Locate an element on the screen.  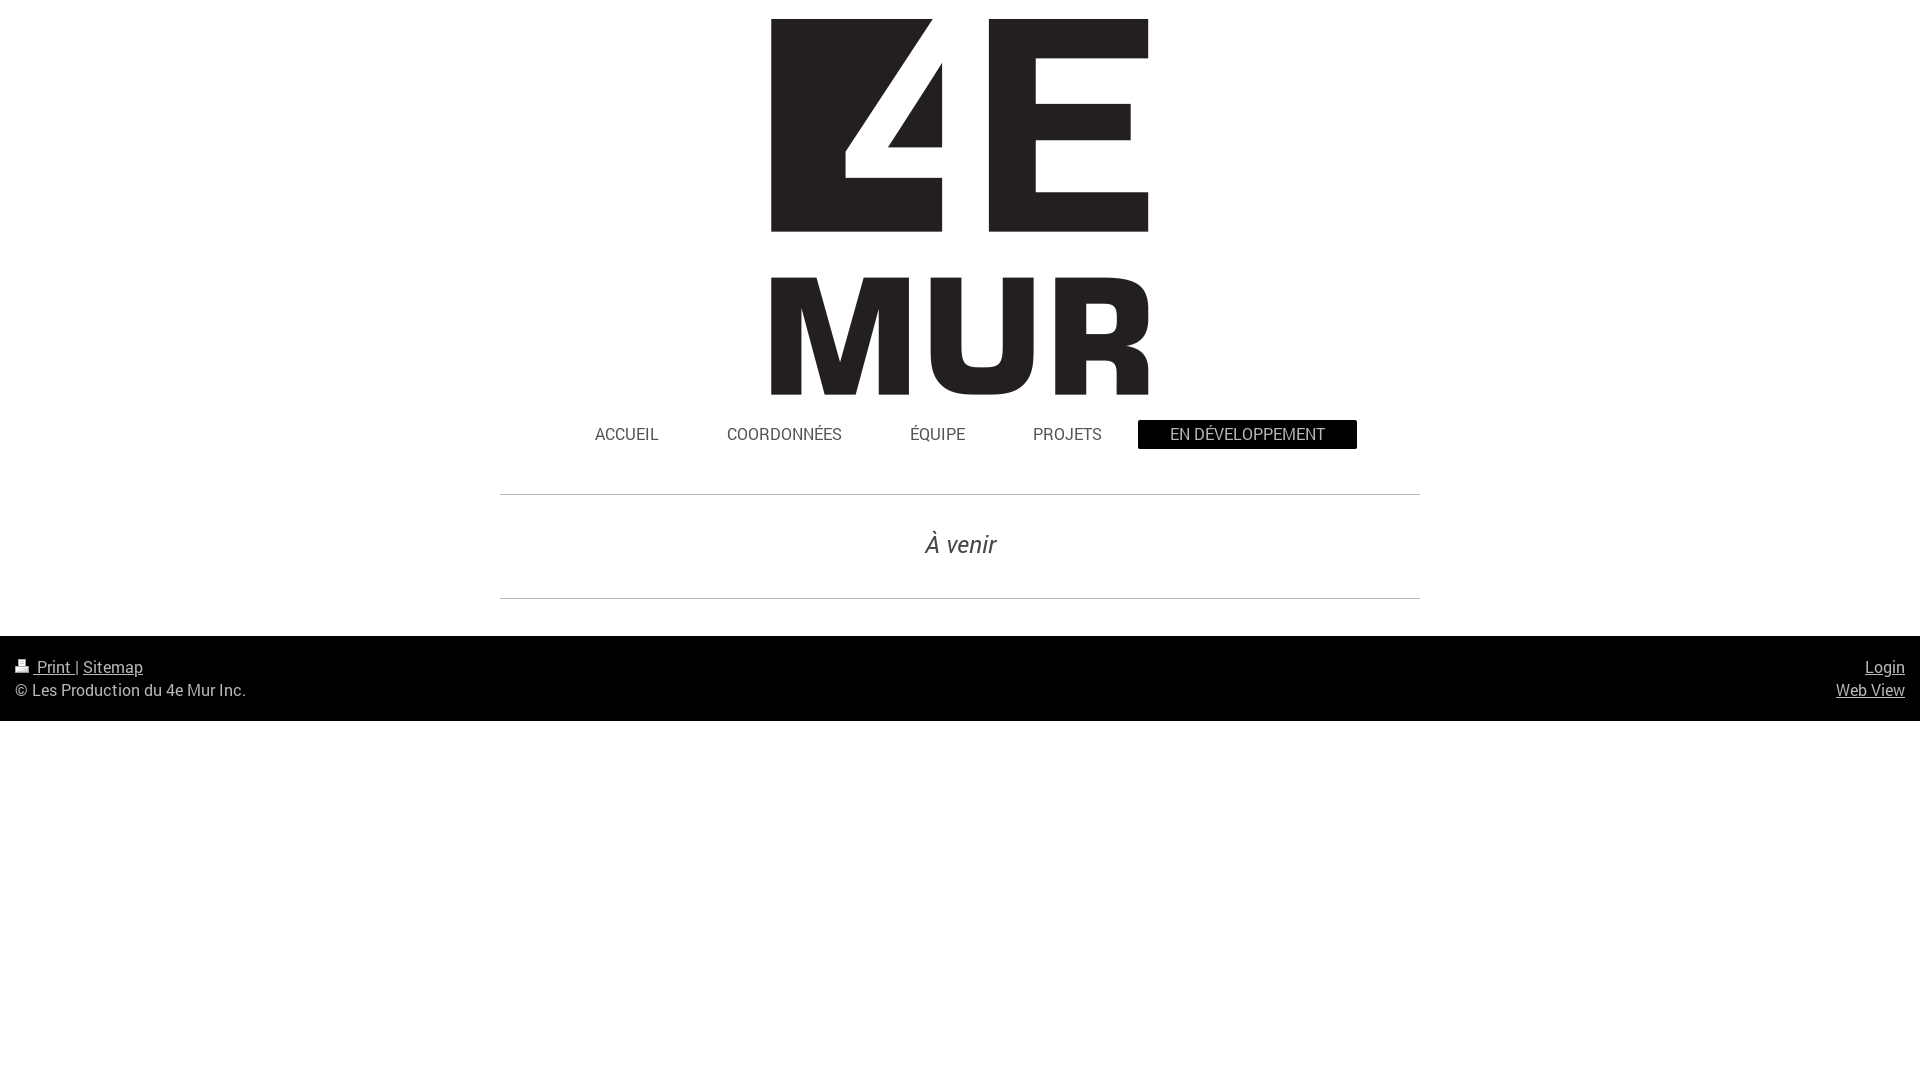
'ACCUEIL' is located at coordinates (626, 433).